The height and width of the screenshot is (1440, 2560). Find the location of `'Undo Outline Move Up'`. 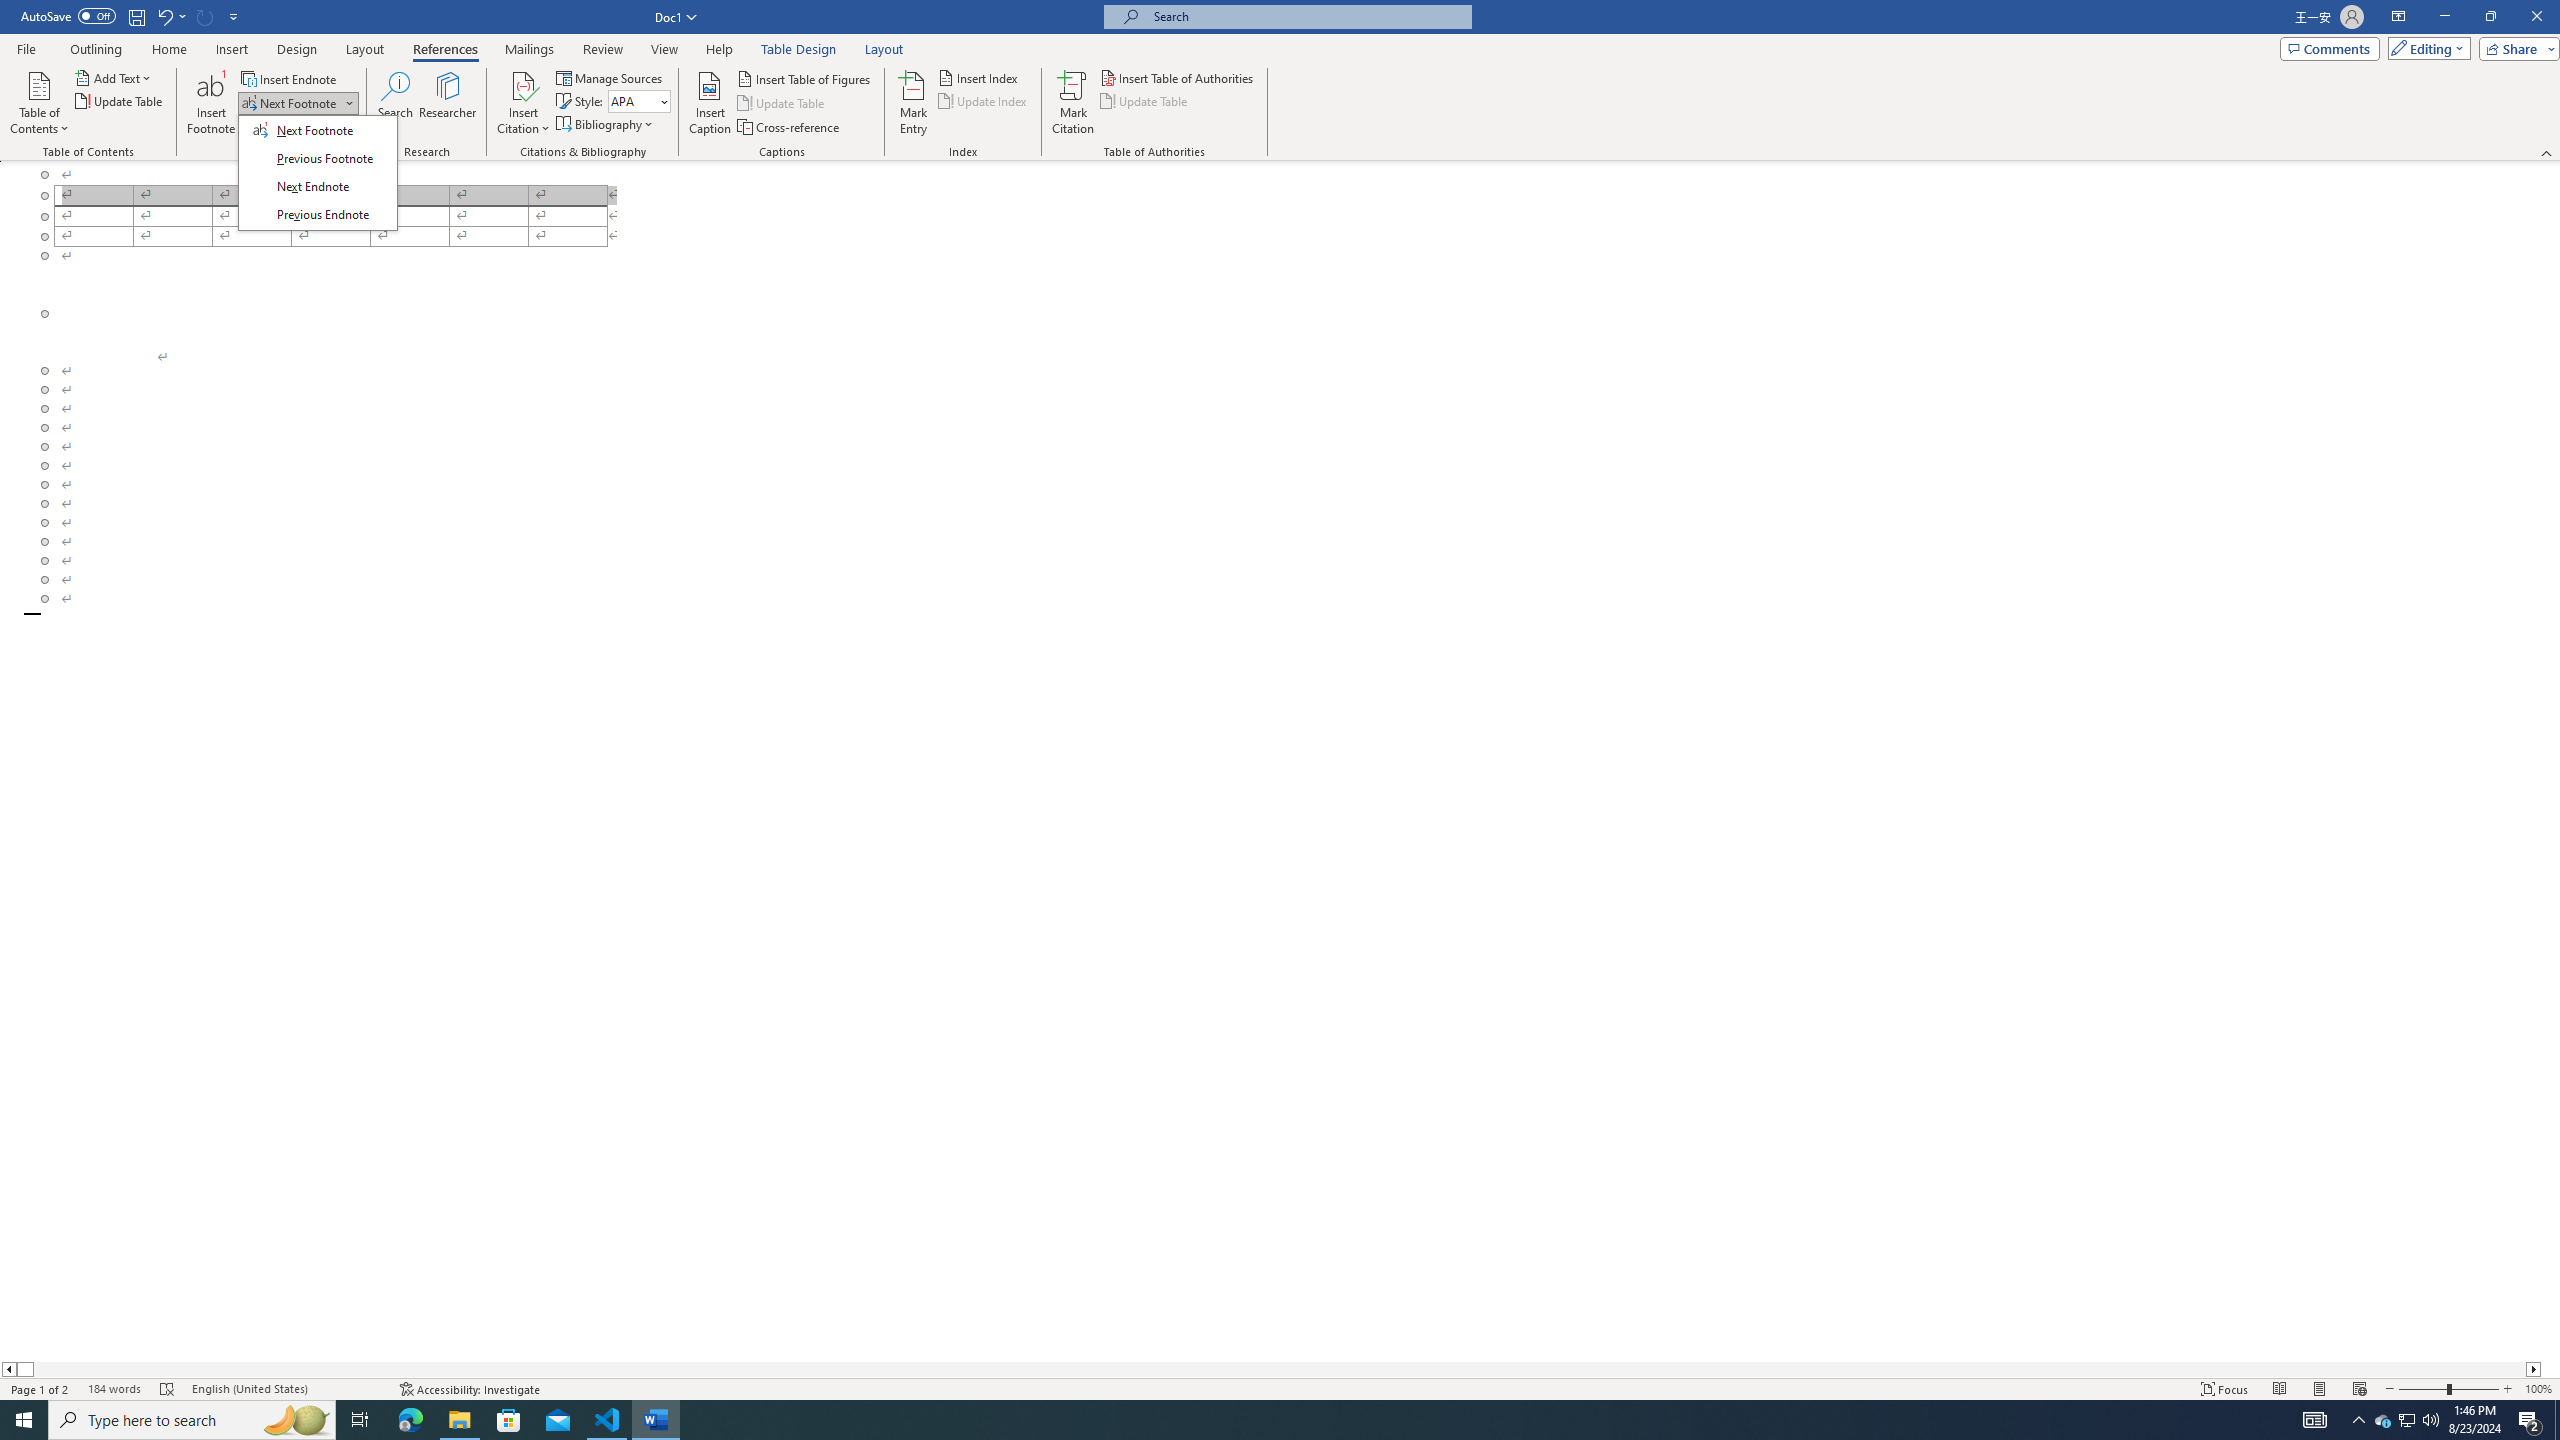

'Undo Outline Move Up' is located at coordinates (170, 15).